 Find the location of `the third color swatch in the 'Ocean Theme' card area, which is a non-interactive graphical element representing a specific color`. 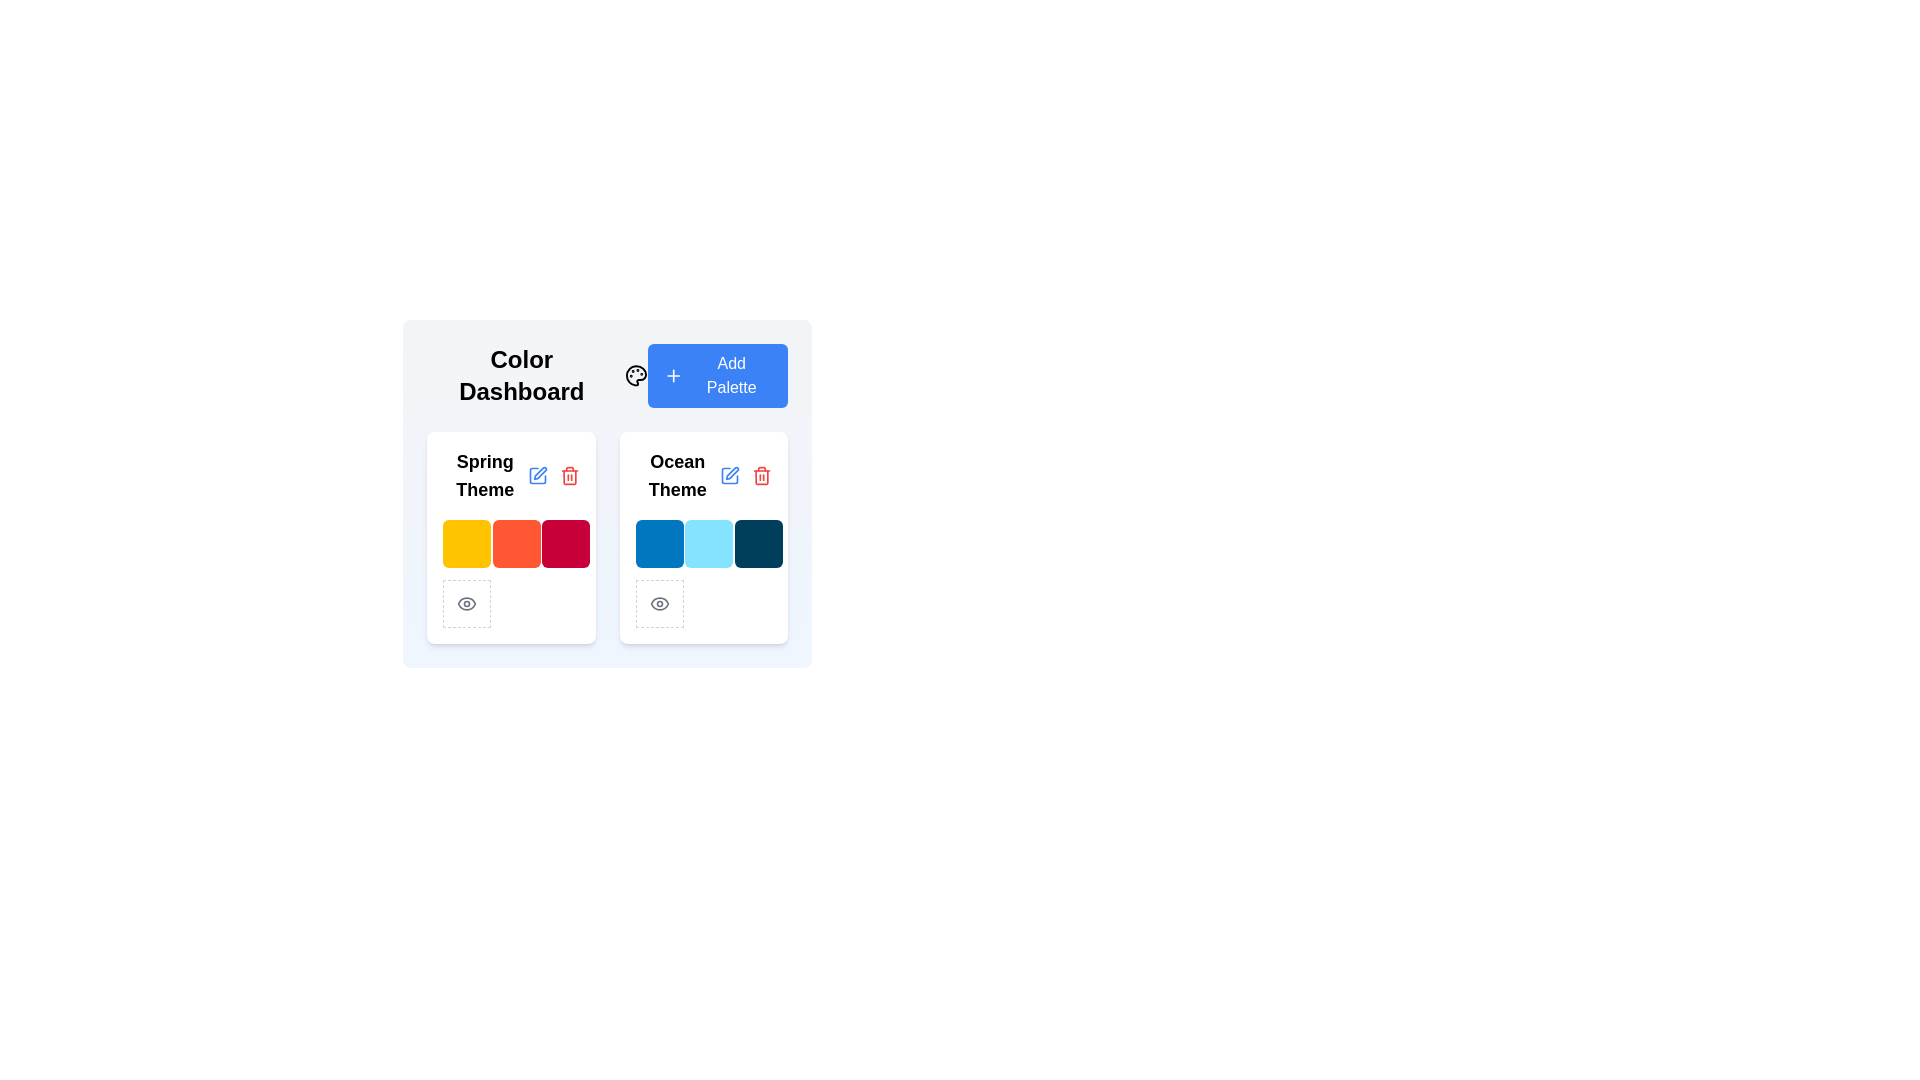

the third color swatch in the 'Ocean Theme' card area, which is a non-interactive graphical element representing a specific color is located at coordinates (757, 543).